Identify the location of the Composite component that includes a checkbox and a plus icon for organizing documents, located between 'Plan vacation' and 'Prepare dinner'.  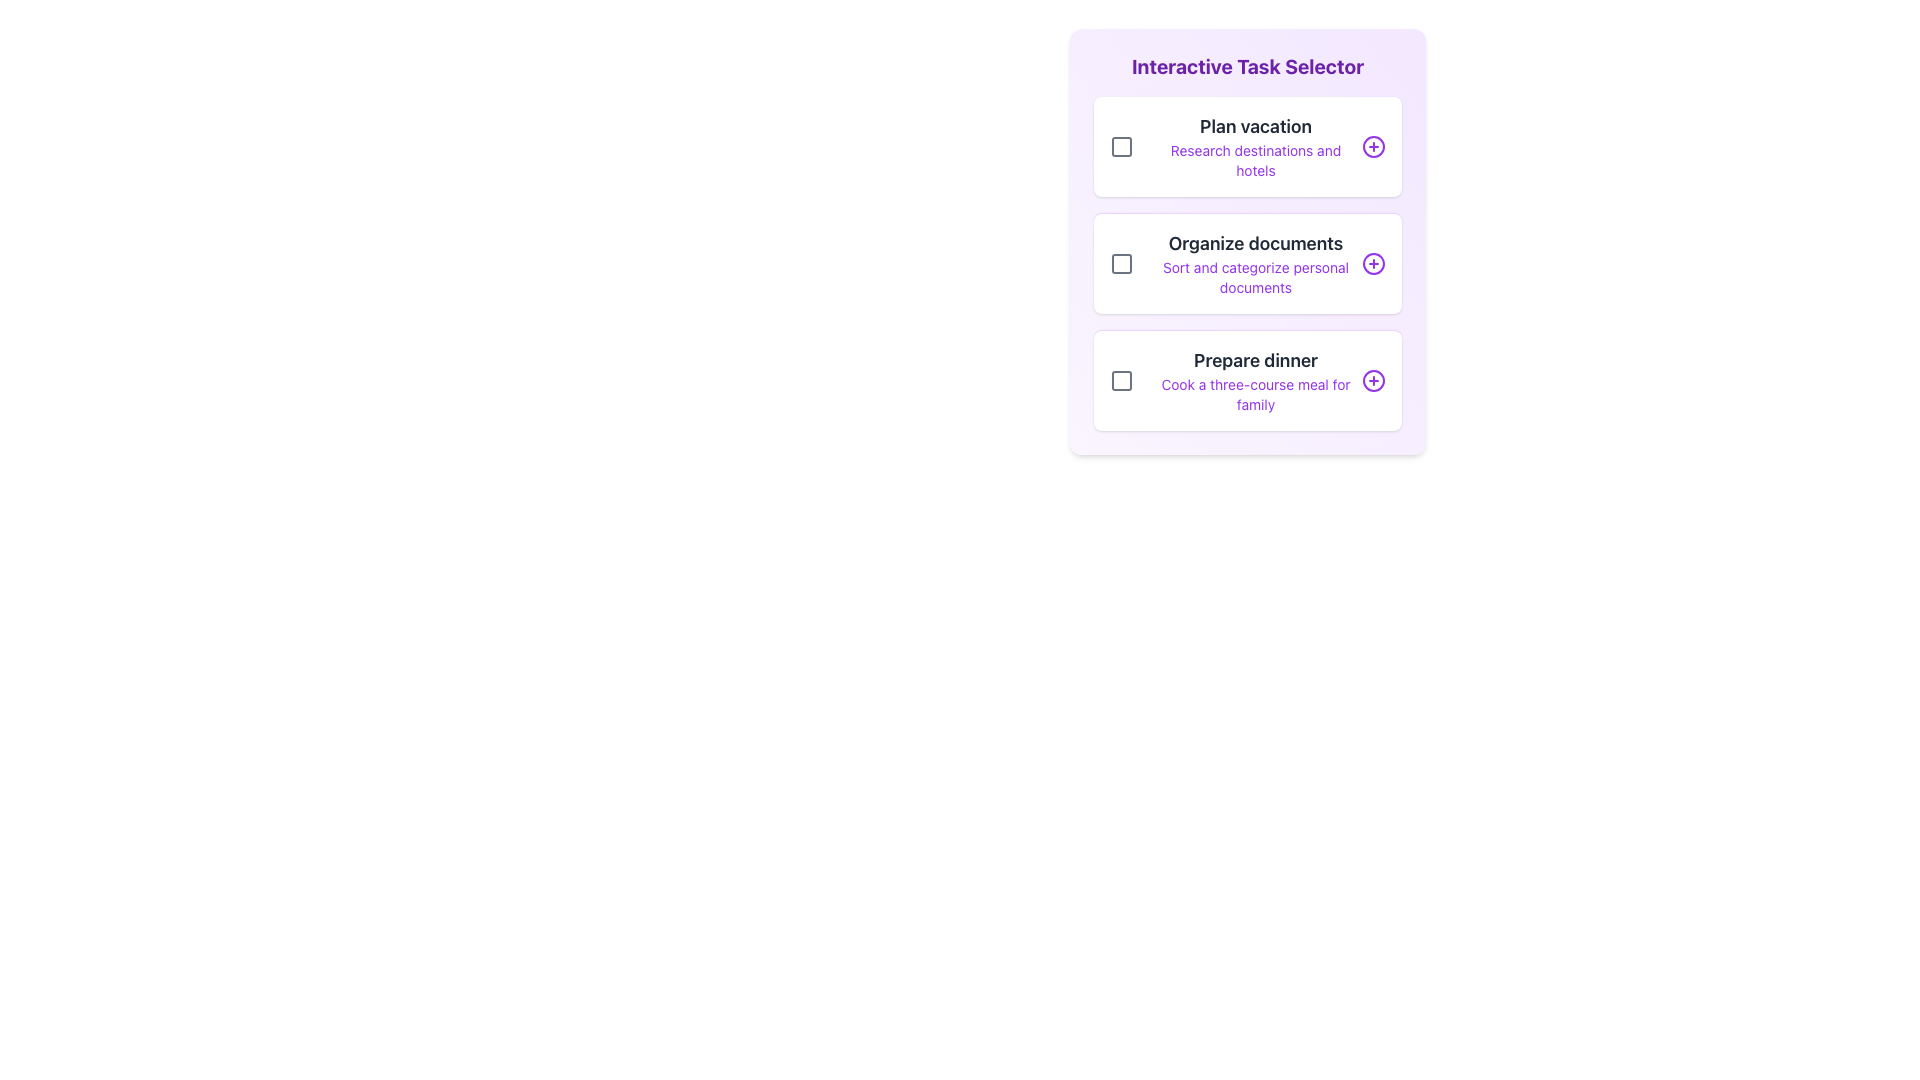
(1235, 262).